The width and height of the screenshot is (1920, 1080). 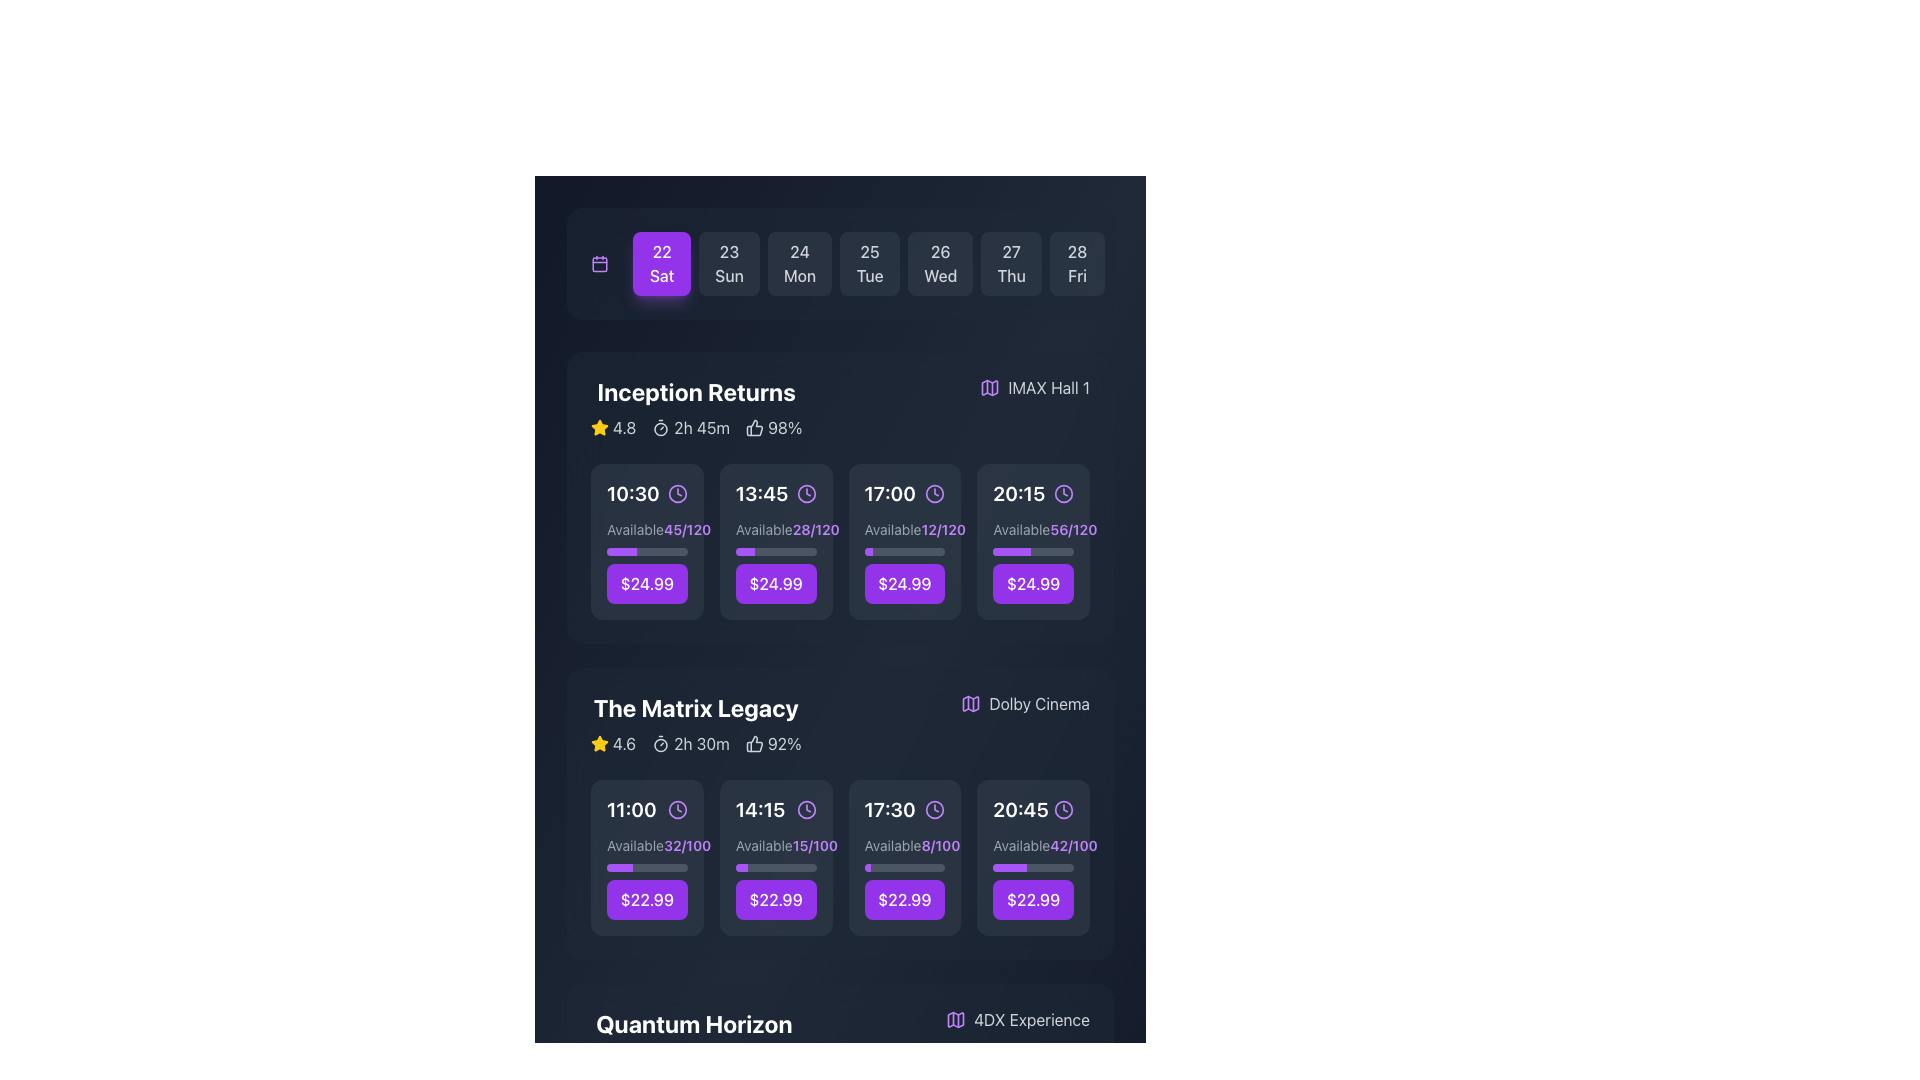 I want to click on the static text label displaying 'Available' in the 'Inception Returns' section, which is located beneath the time label '10:30', so click(x=634, y=528).